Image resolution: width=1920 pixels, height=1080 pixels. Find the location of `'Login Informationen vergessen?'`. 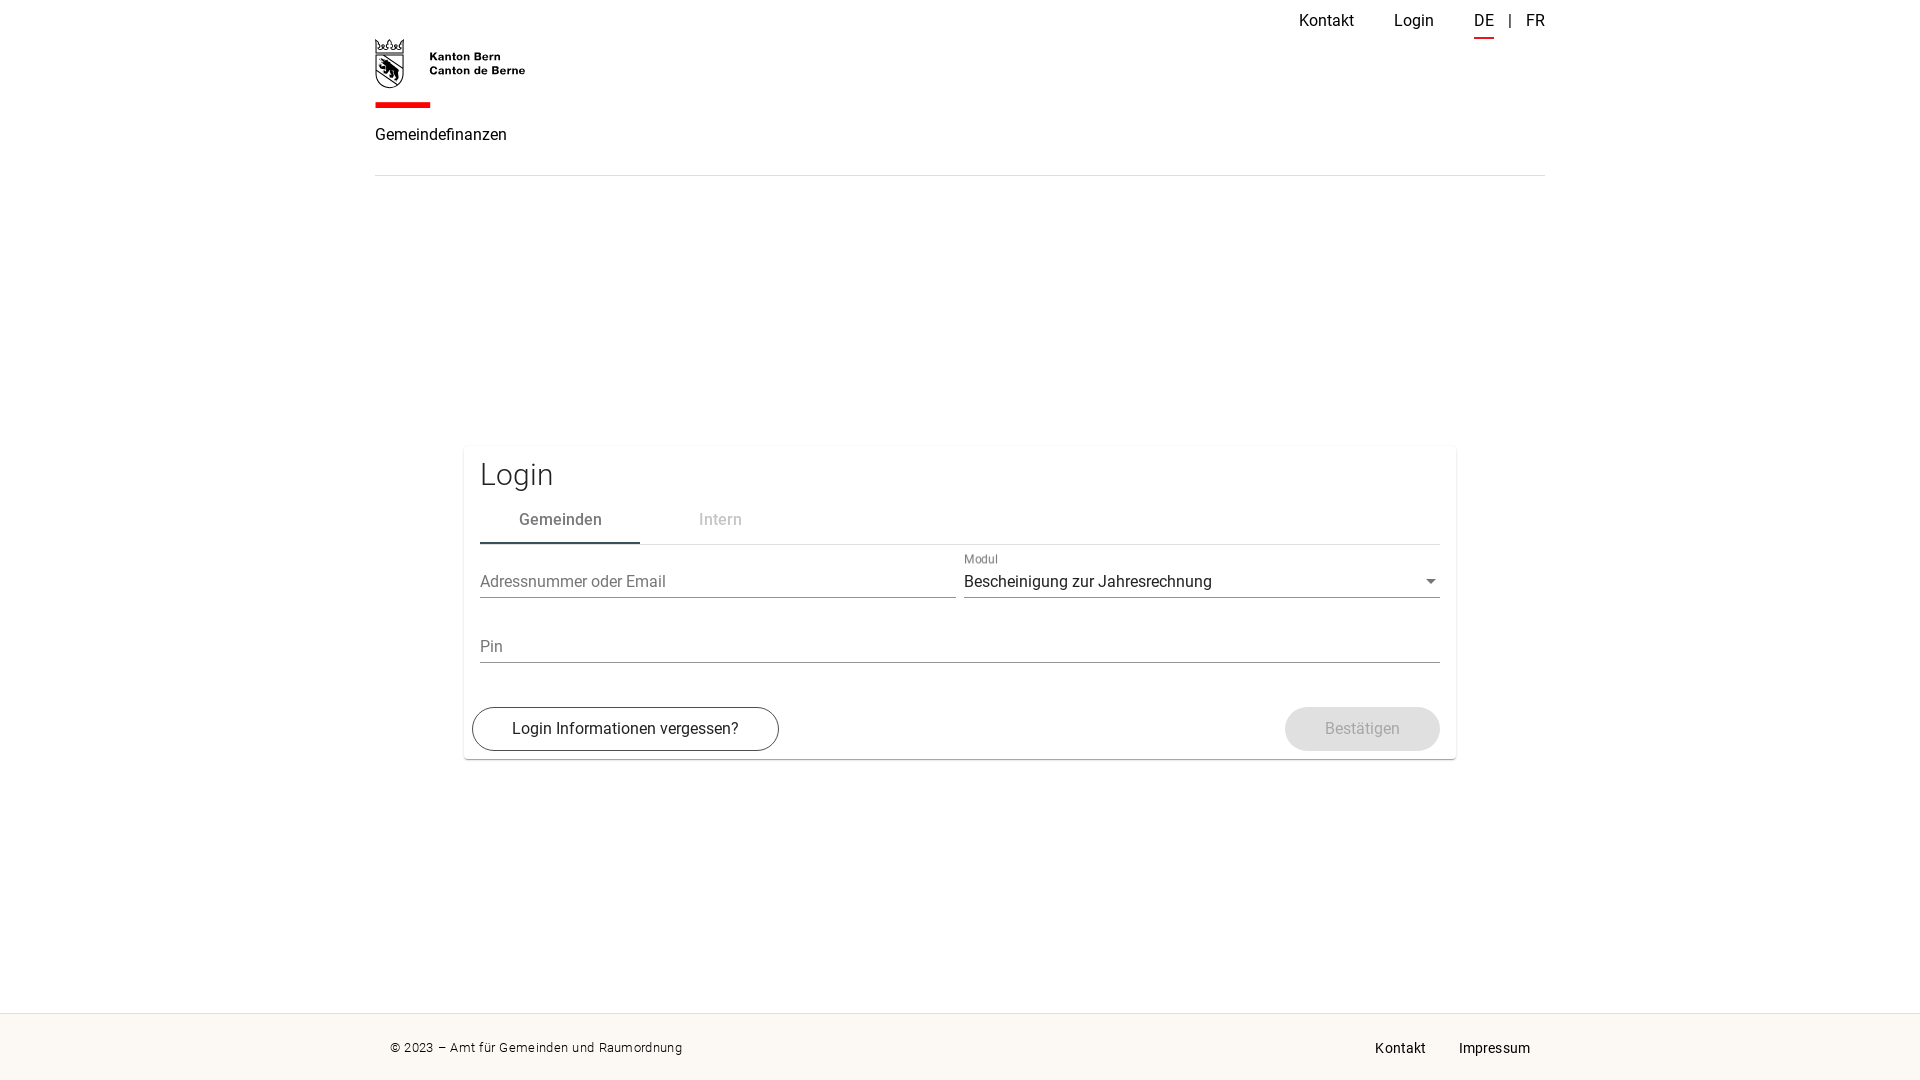

'Login Informationen vergessen?' is located at coordinates (624, 729).